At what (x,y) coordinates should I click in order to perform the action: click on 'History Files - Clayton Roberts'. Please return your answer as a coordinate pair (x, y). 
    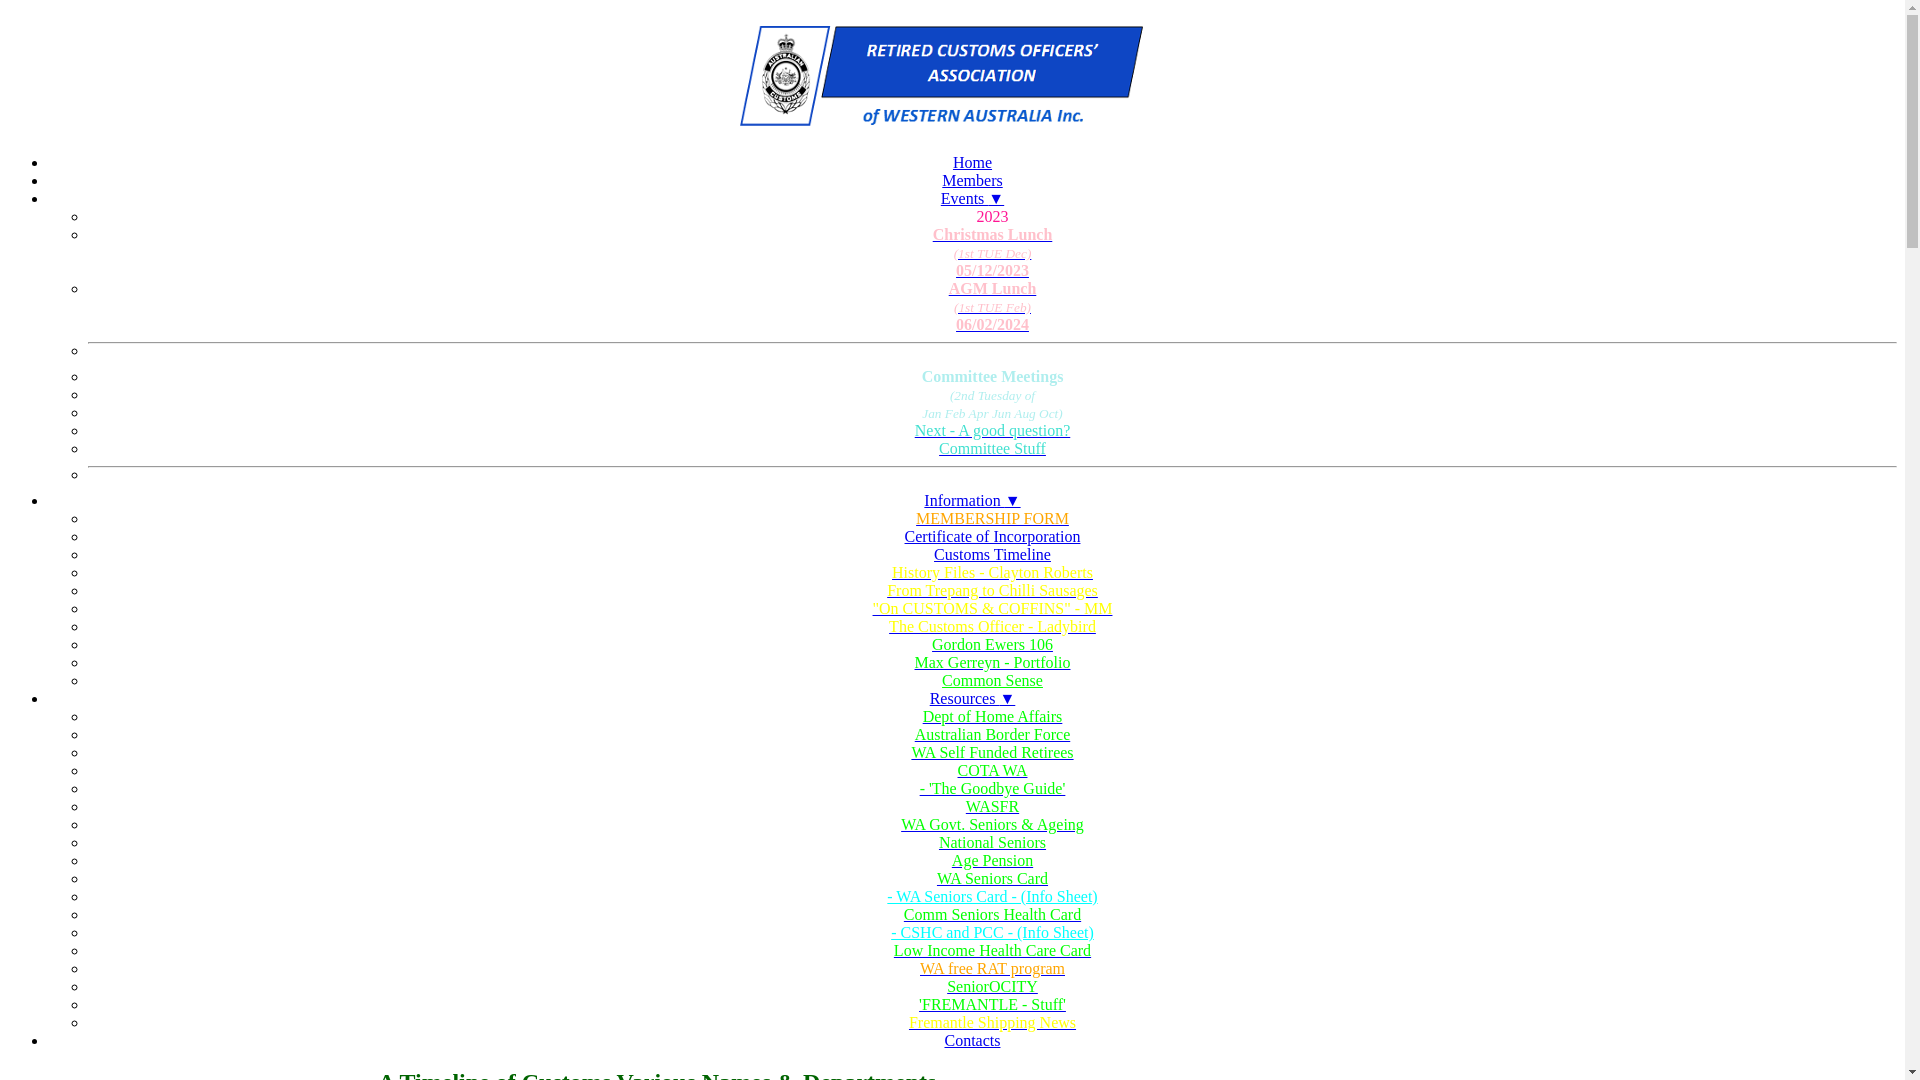
    Looking at the image, I should click on (992, 573).